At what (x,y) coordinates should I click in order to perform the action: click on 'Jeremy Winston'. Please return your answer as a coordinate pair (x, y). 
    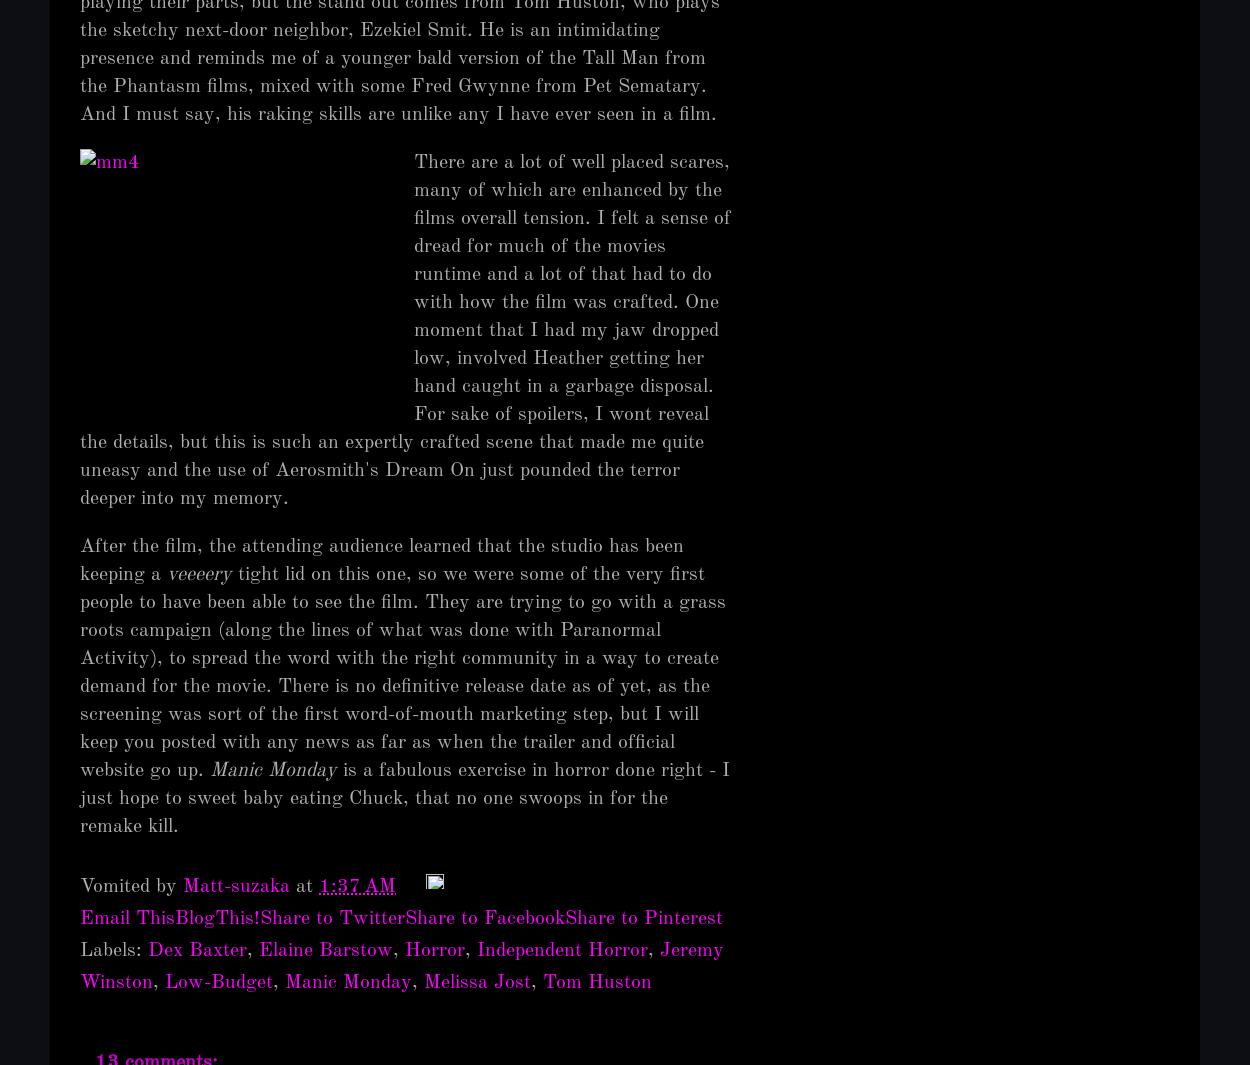
    Looking at the image, I should click on (402, 967).